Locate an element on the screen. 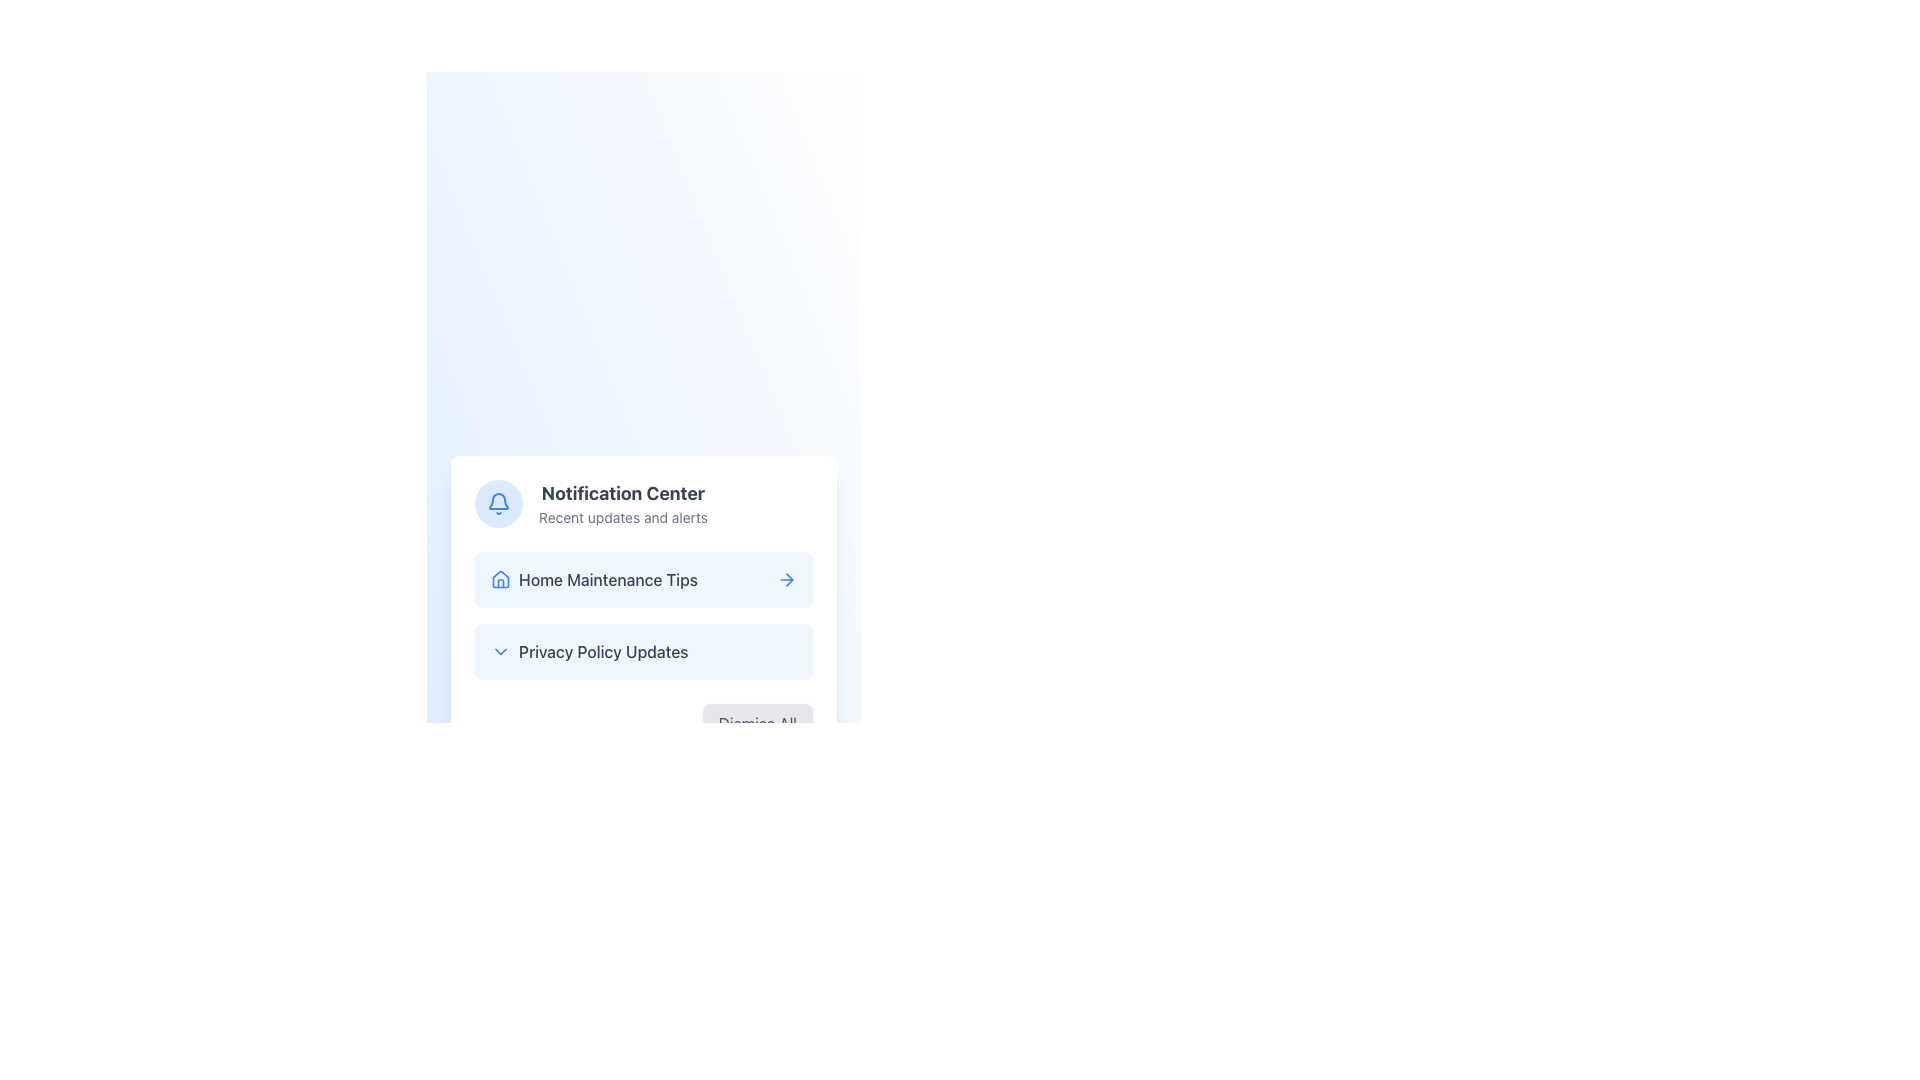 This screenshot has height=1080, width=1920. the heading text block for the notification center section, which includes a bold title and subtitle is located at coordinates (622, 503).